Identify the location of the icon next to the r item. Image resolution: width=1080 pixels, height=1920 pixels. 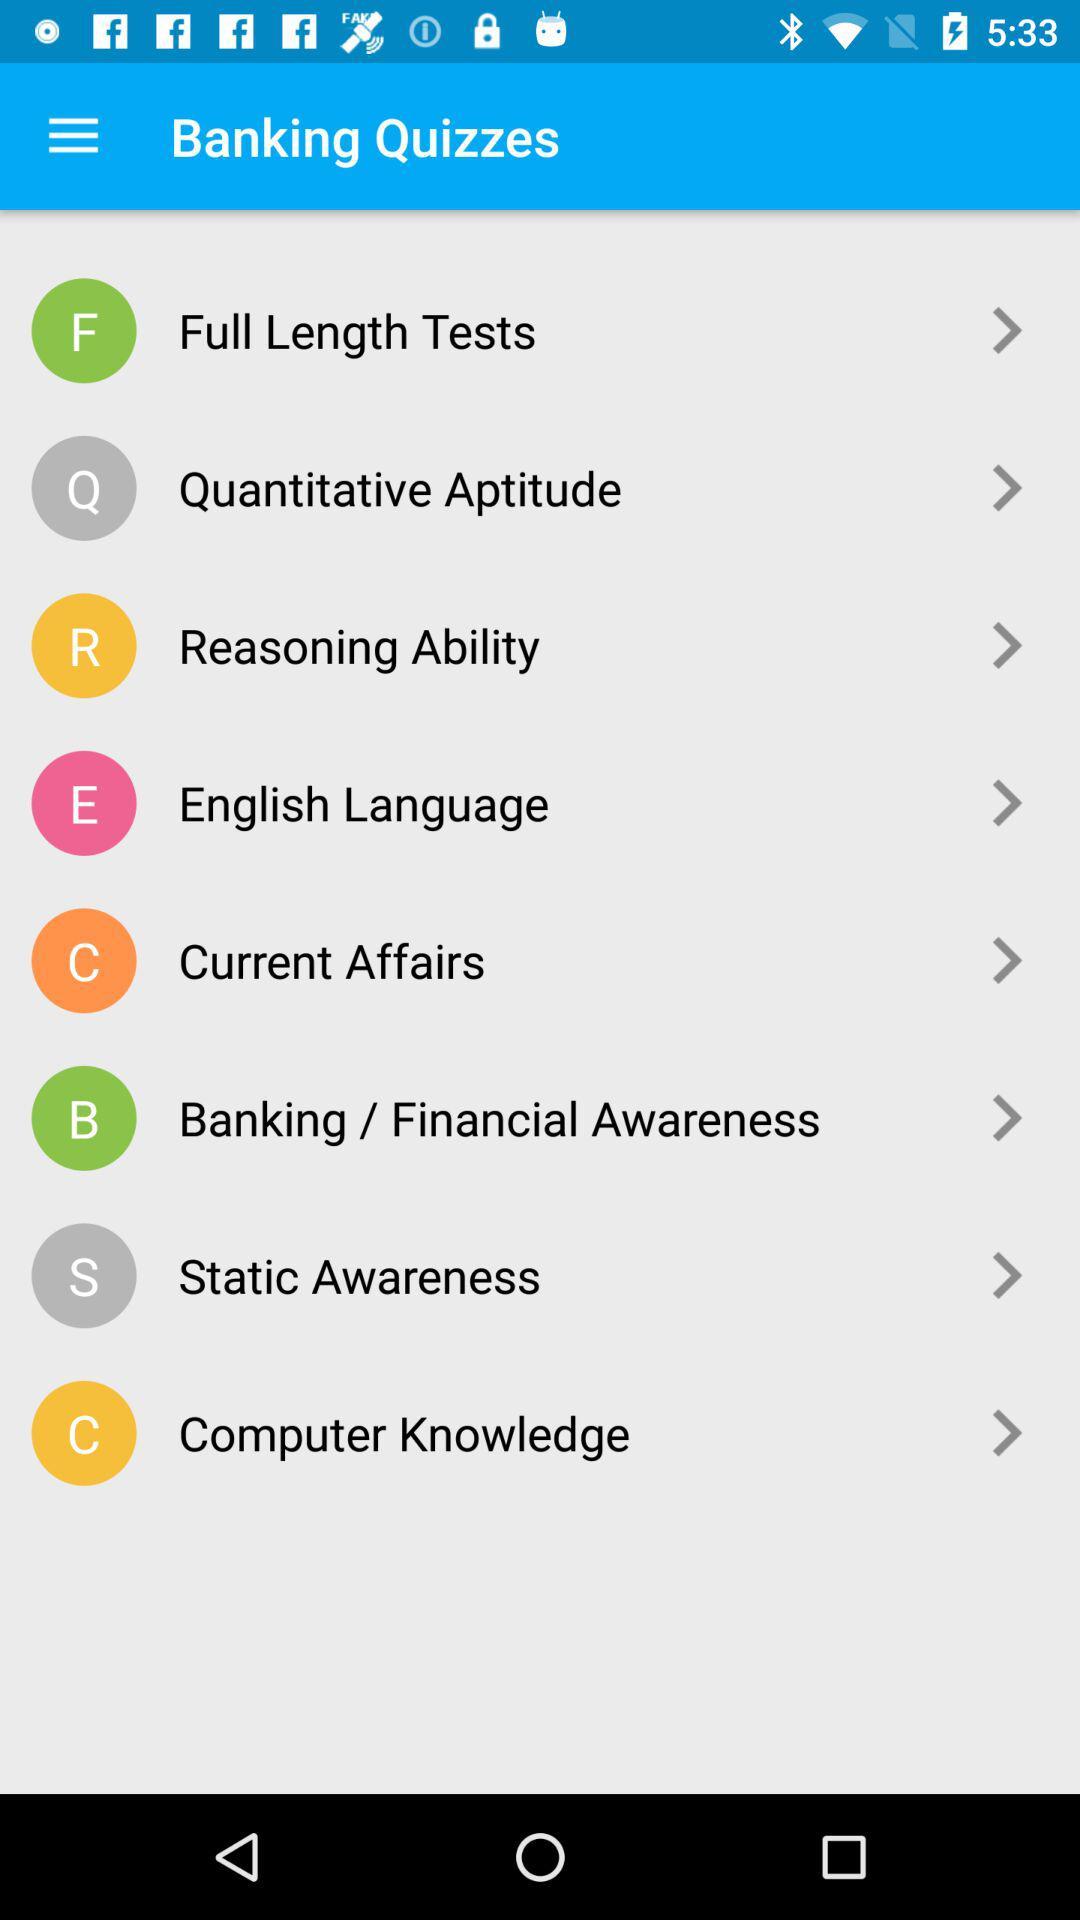
(561, 645).